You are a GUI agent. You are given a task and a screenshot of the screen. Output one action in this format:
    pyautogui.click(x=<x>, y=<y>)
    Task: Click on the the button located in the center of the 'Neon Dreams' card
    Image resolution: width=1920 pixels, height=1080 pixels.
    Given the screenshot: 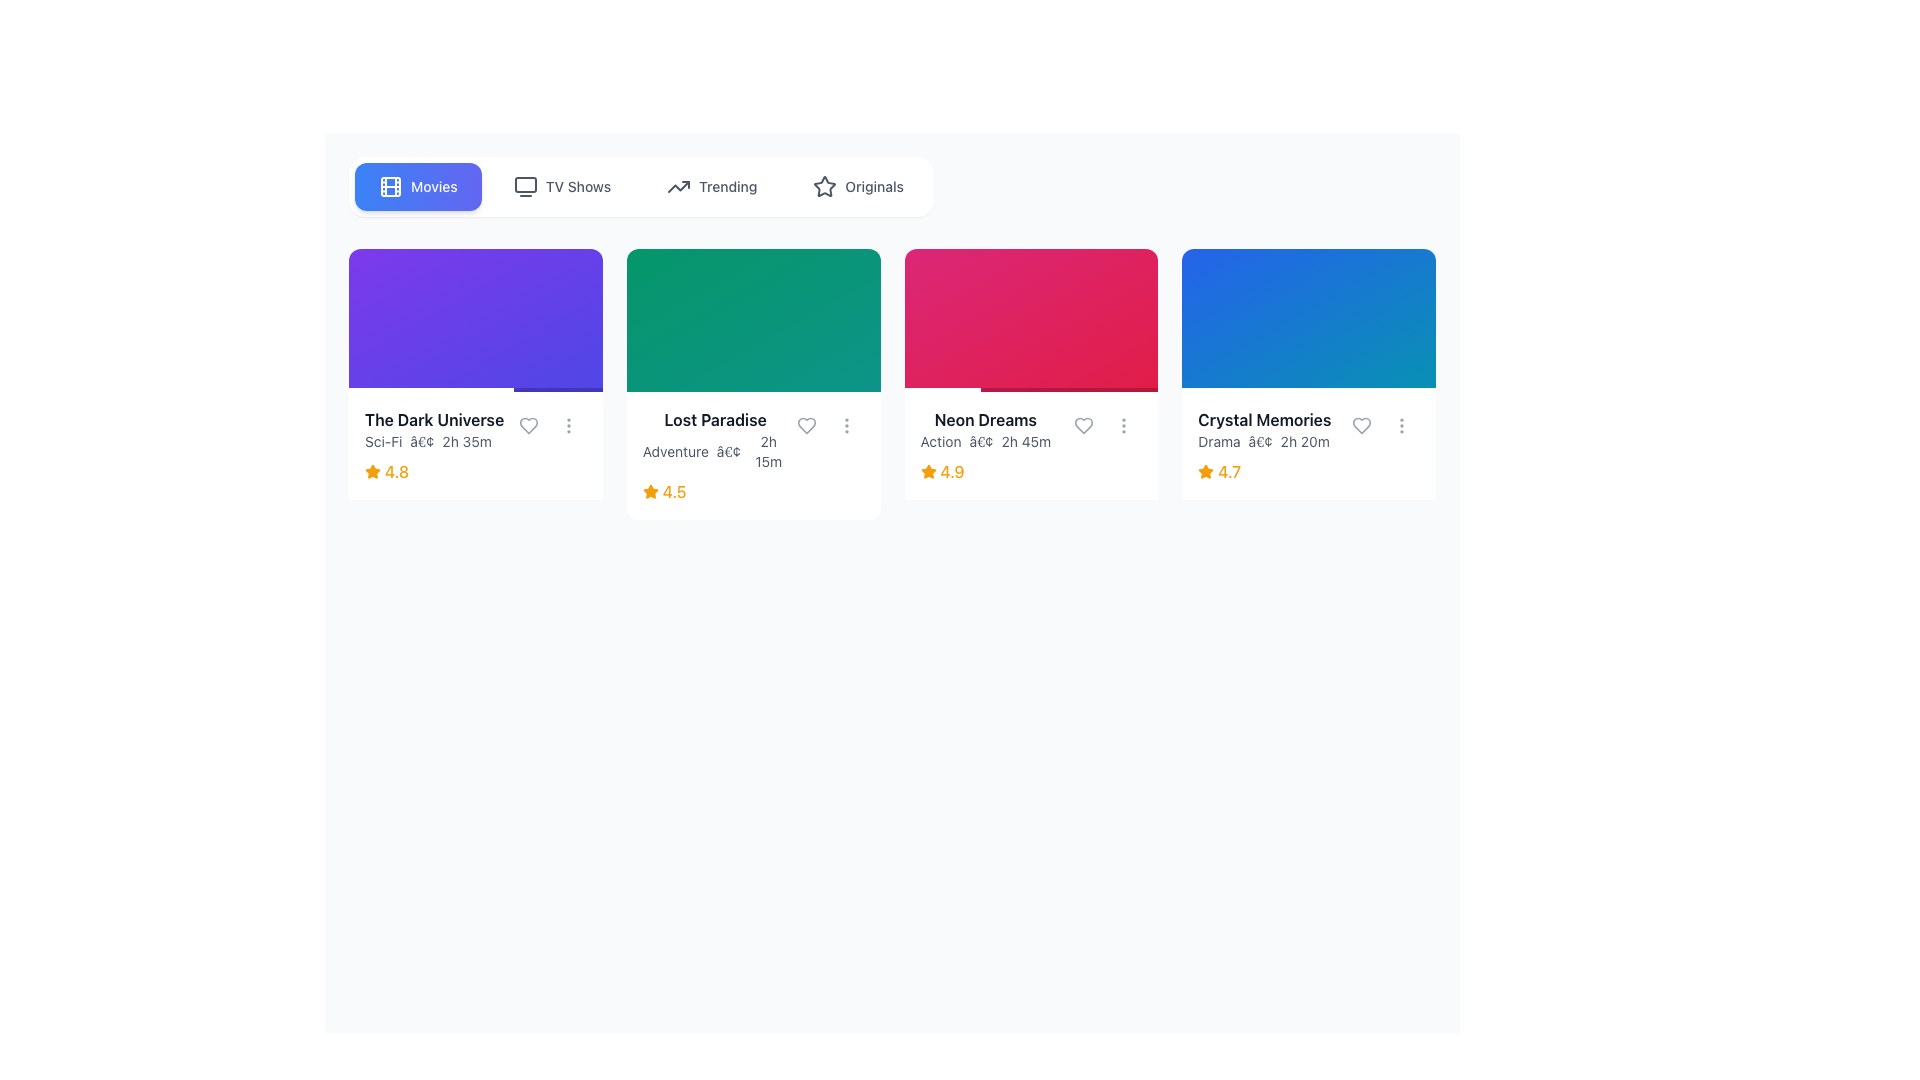 What is the action you would take?
    pyautogui.click(x=1031, y=319)
    